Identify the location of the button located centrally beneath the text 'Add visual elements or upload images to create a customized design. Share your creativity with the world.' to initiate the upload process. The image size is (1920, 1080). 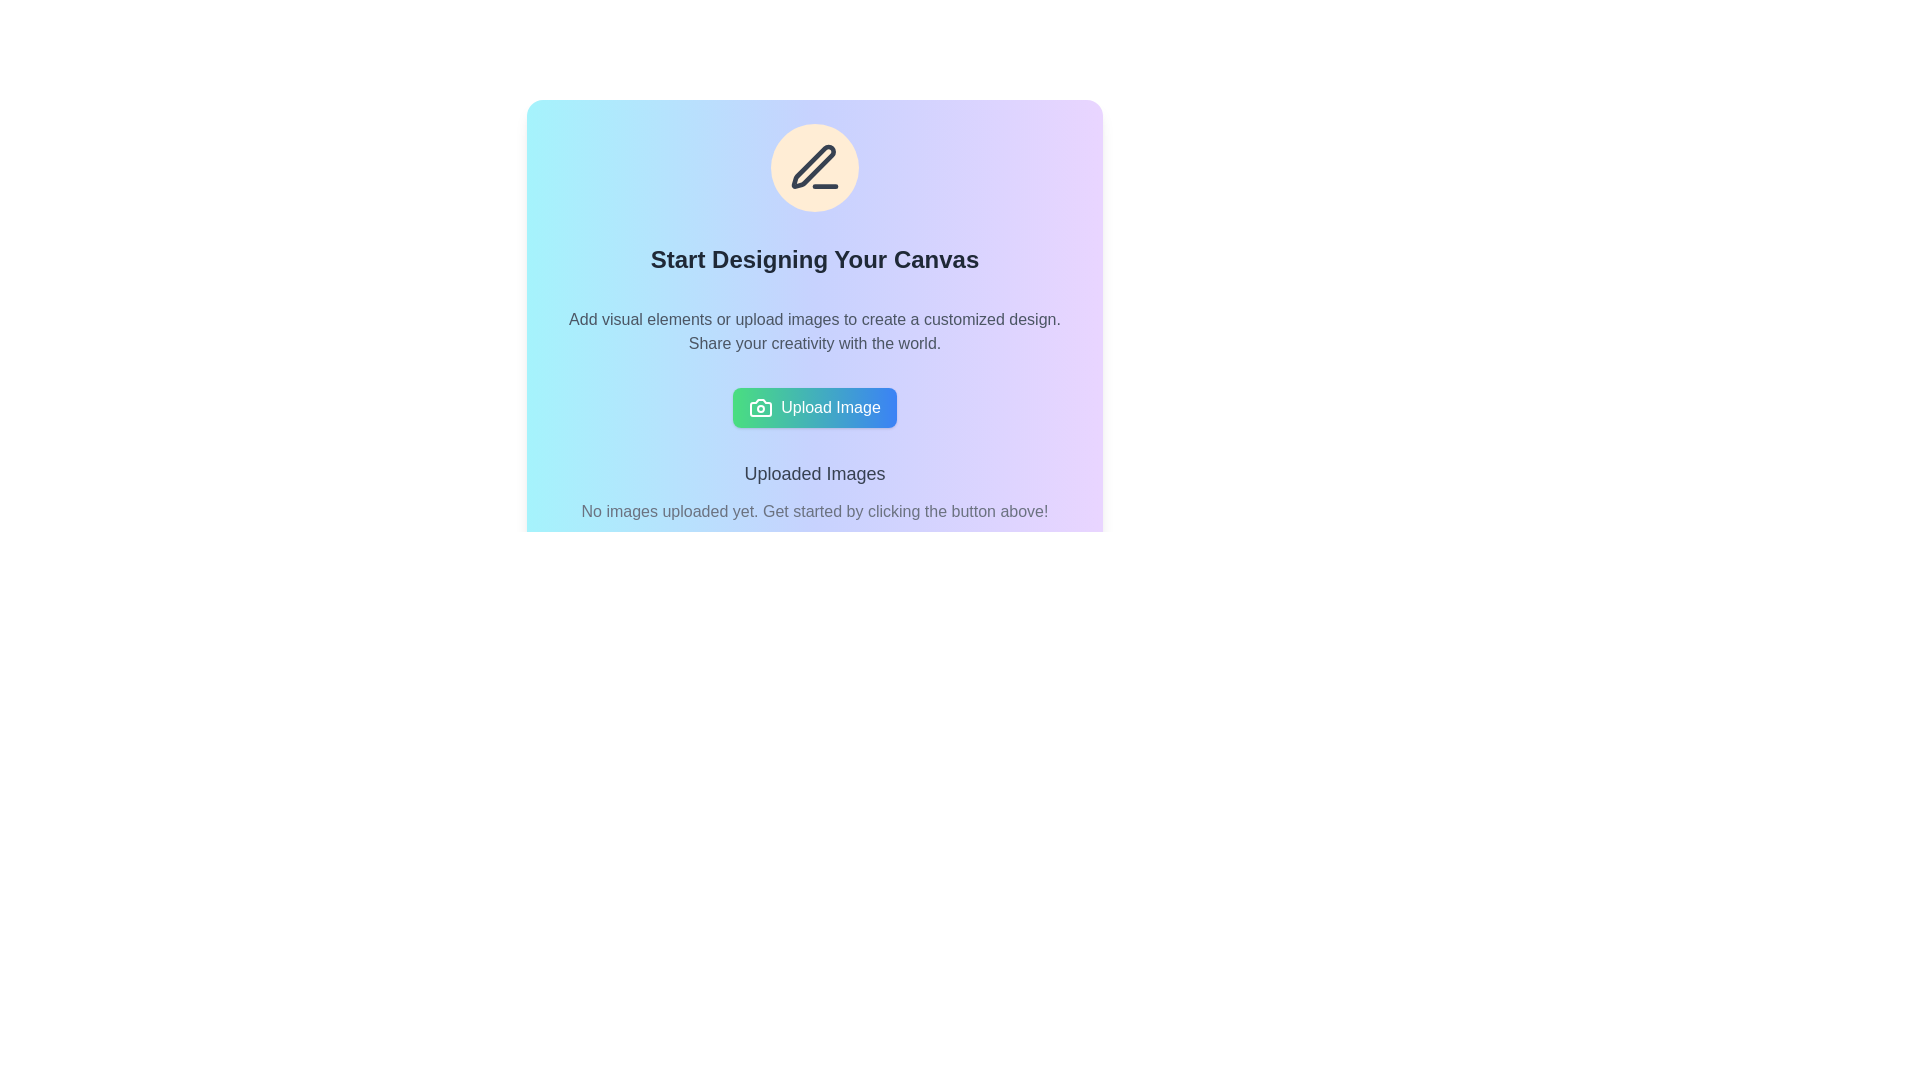
(815, 407).